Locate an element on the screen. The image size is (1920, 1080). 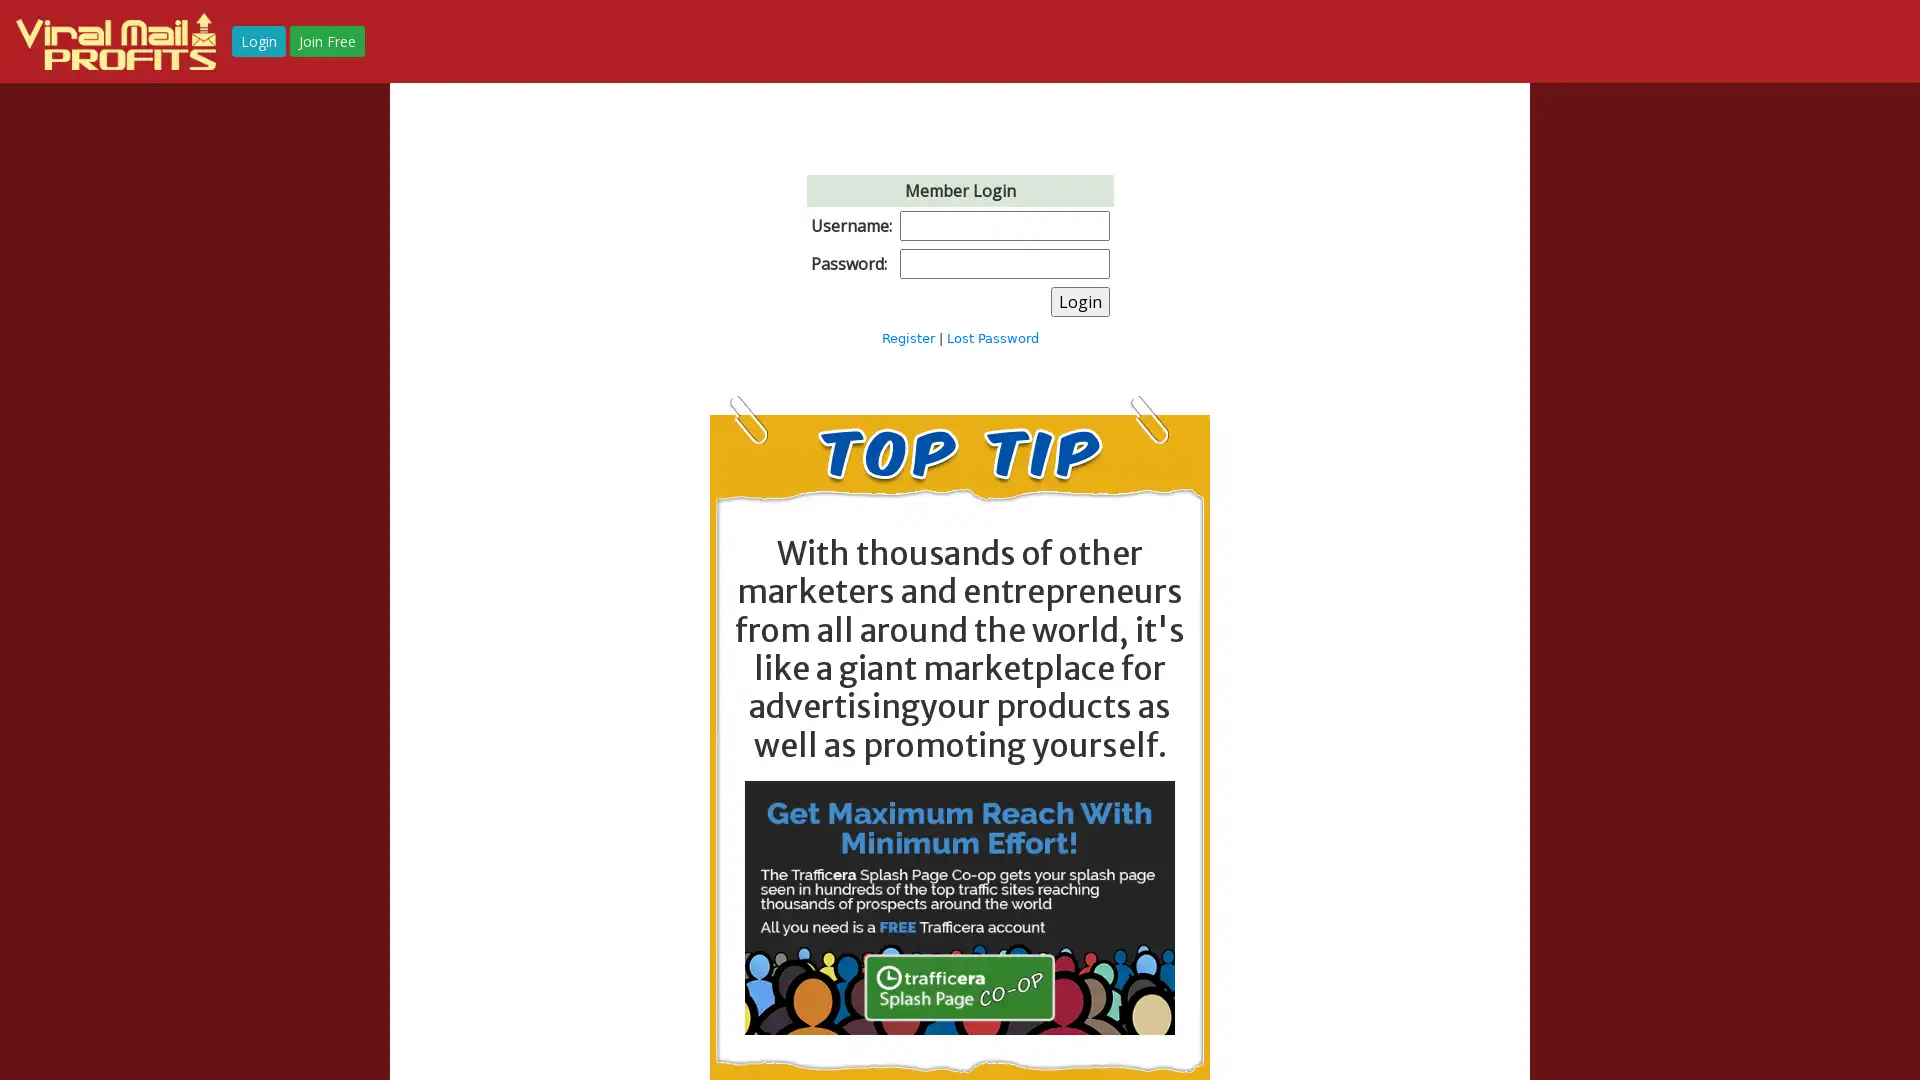
Login is located at coordinates (1078, 300).